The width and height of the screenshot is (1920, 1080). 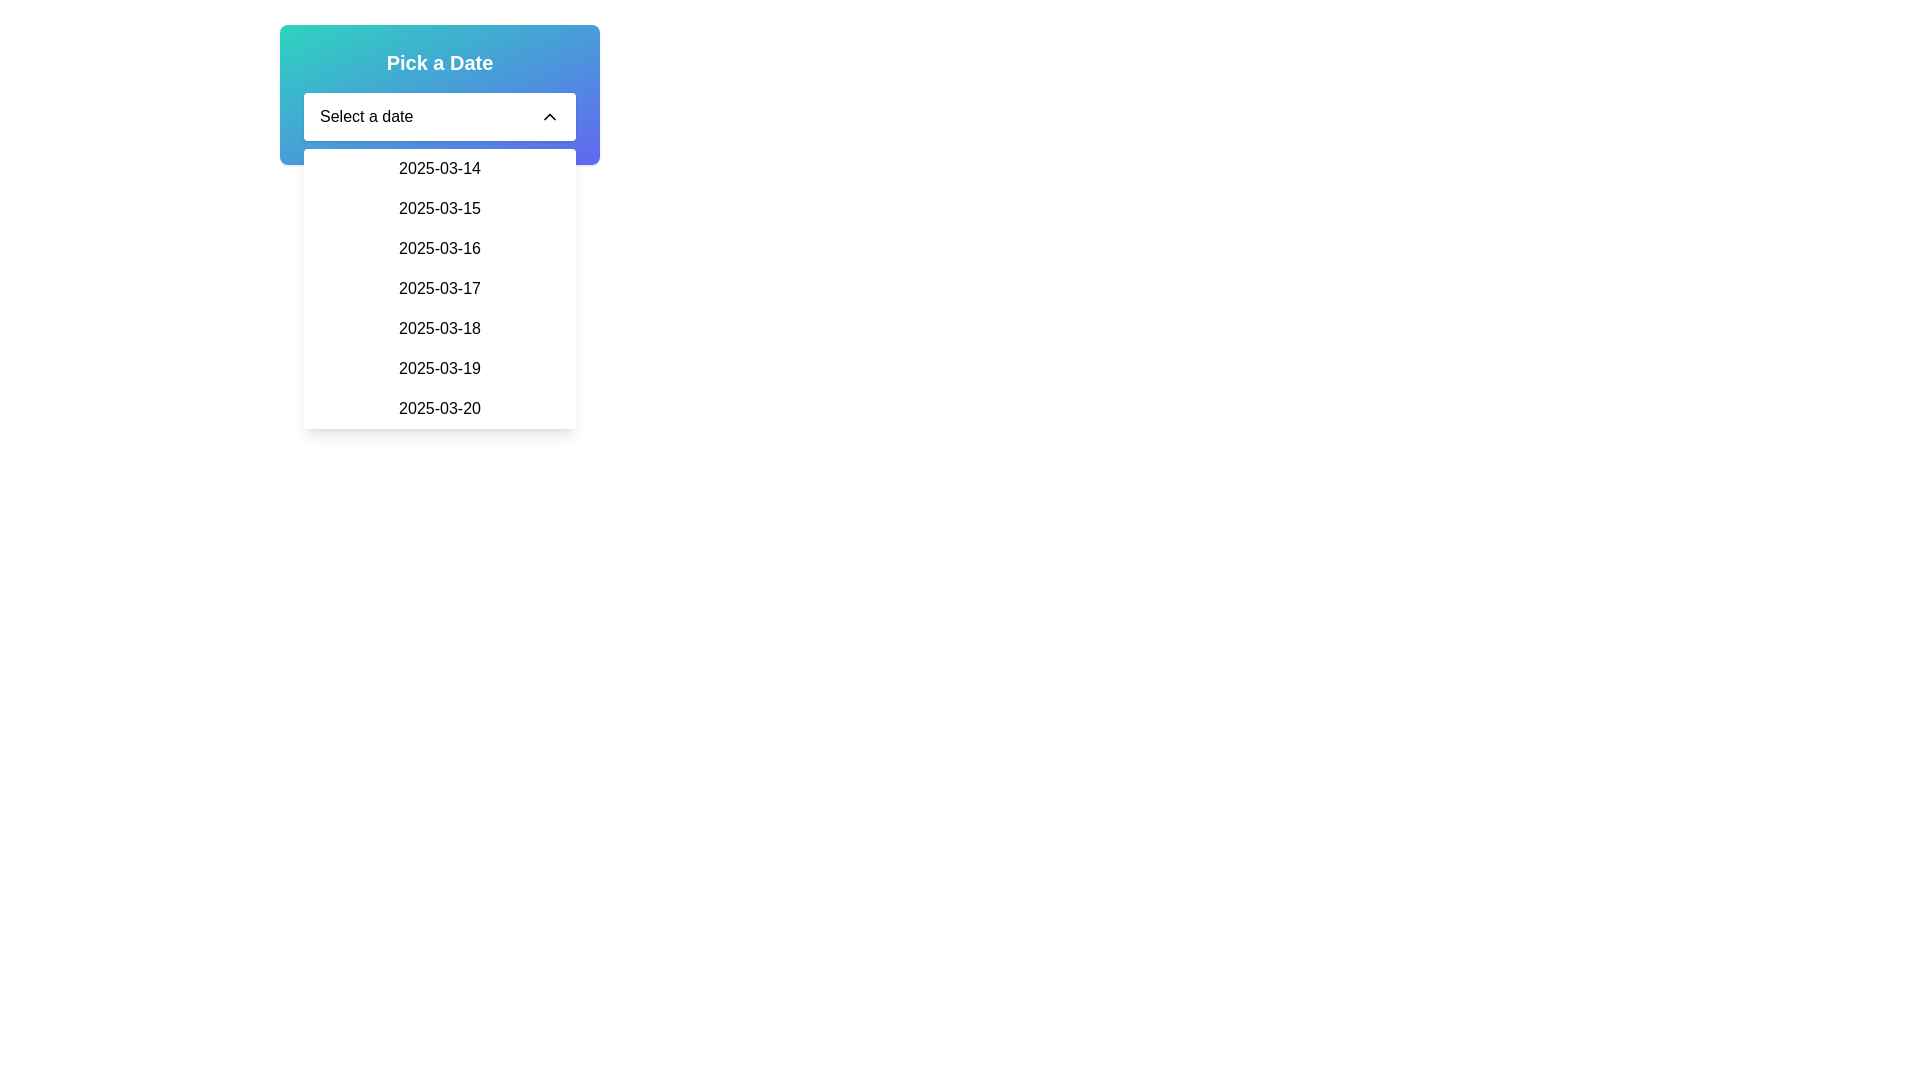 What do you see at coordinates (550, 116) in the screenshot?
I see `the Chevron Up arrow icon located at the rightmost section of the 'Select a date.' dropdown to retract the dropdown` at bounding box center [550, 116].